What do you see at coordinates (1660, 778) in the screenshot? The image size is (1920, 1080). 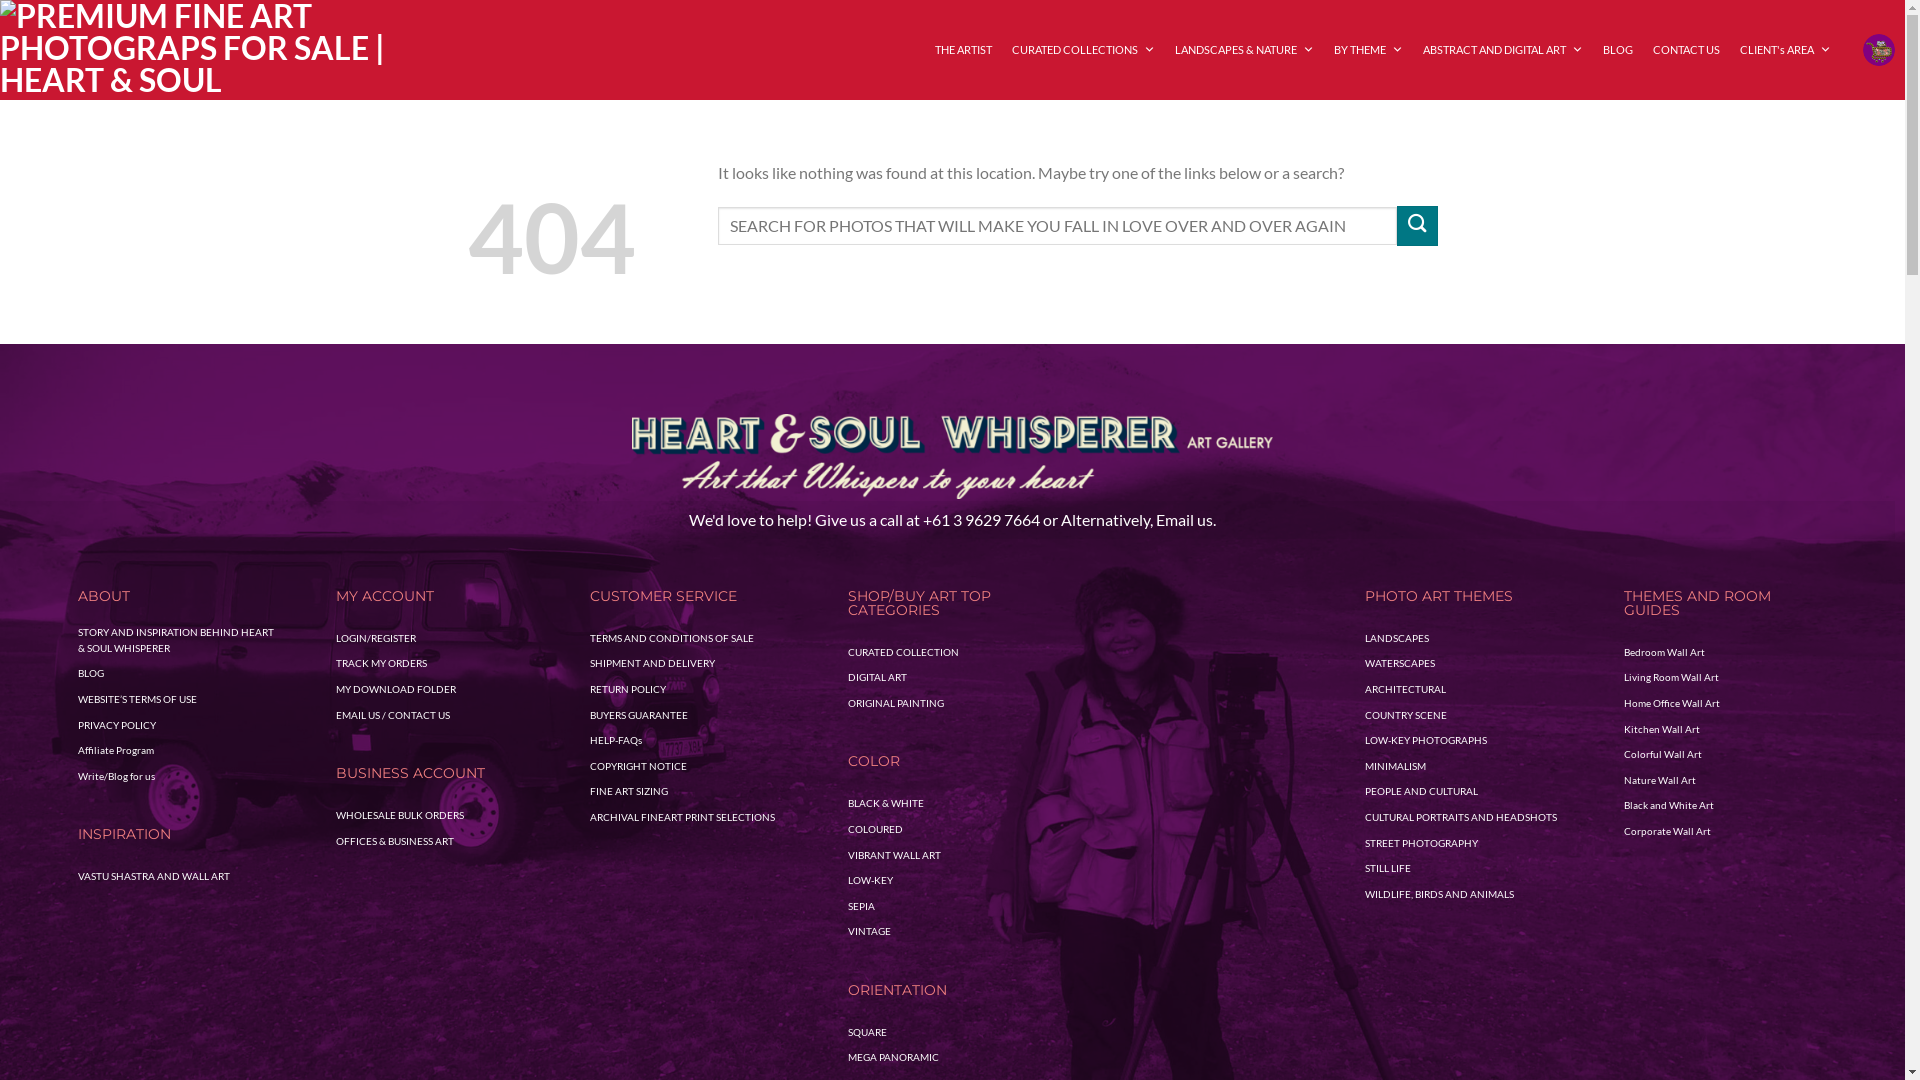 I see `'Nature Wall Art'` at bounding box center [1660, 778].